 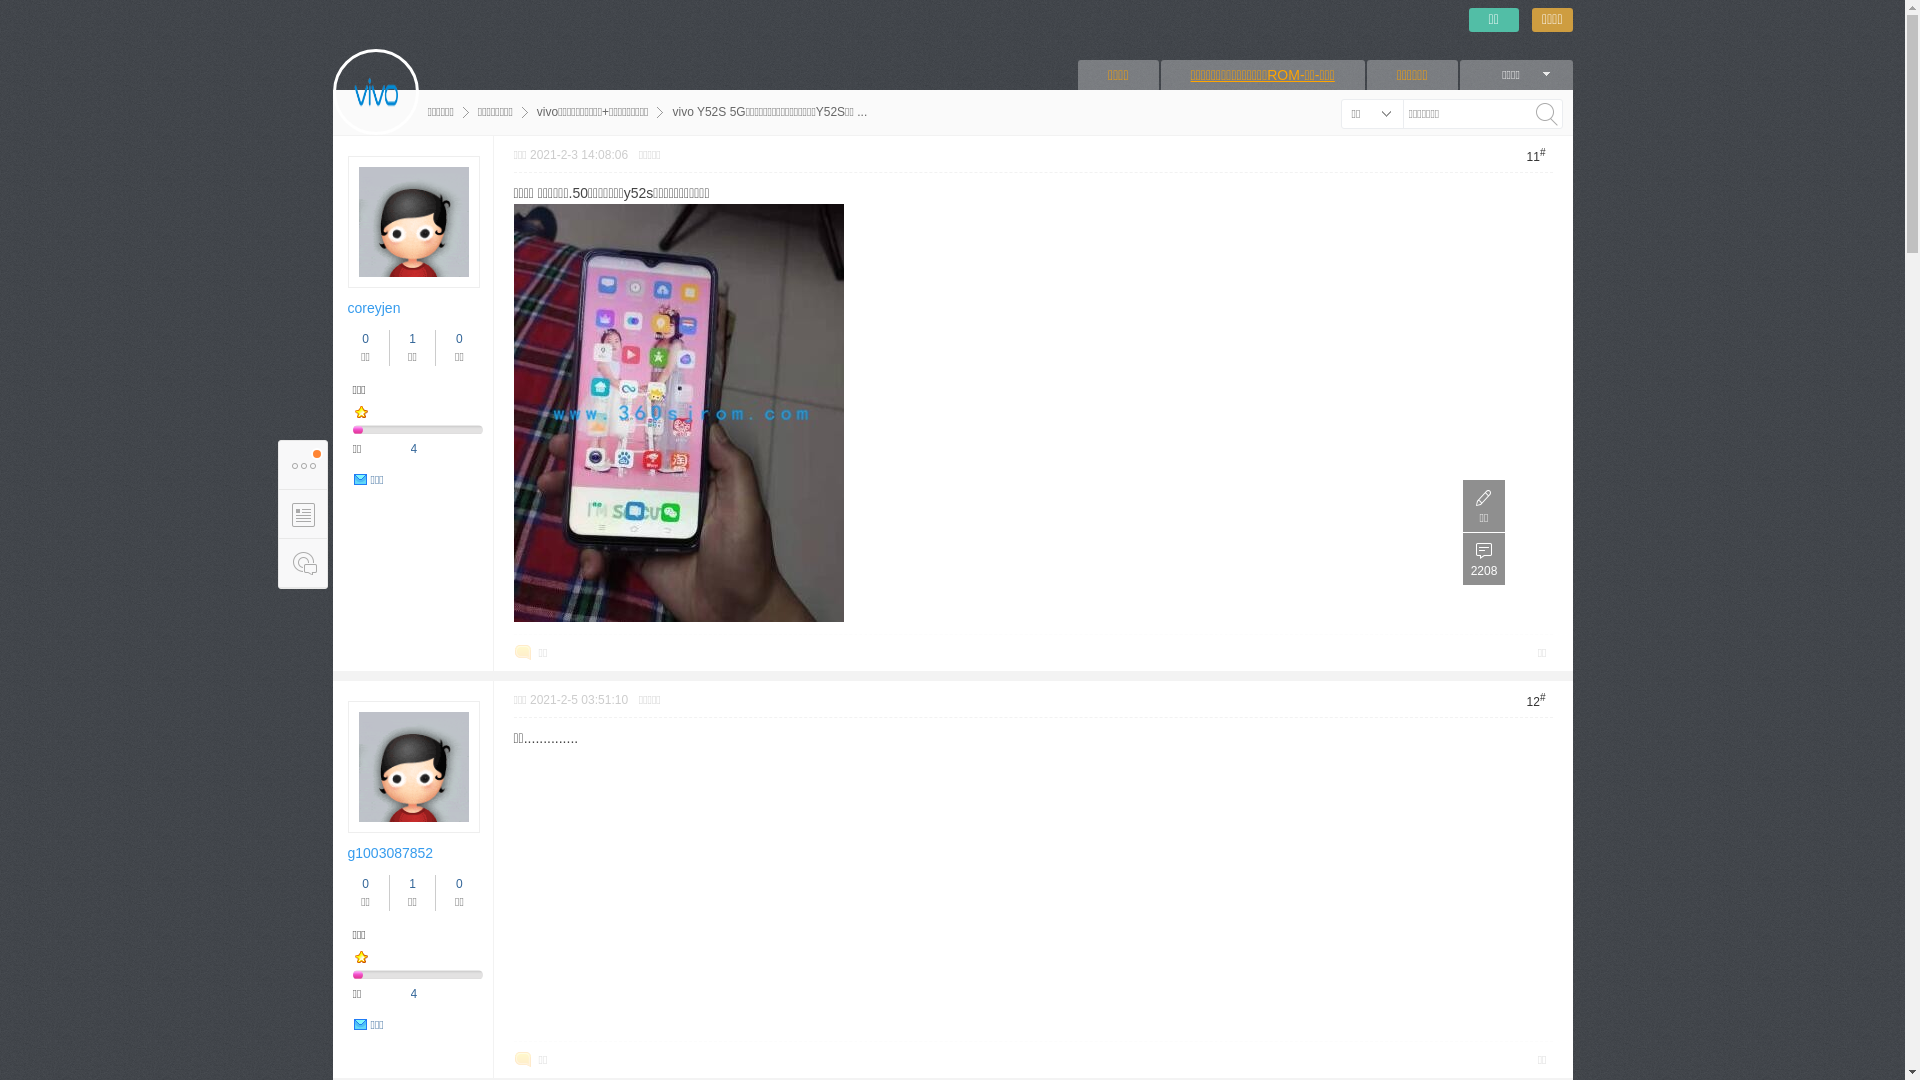 What do you see at coordinates (1545, 114) in the screenshot?
I see `'true'` at bounding box center [1545, 114].